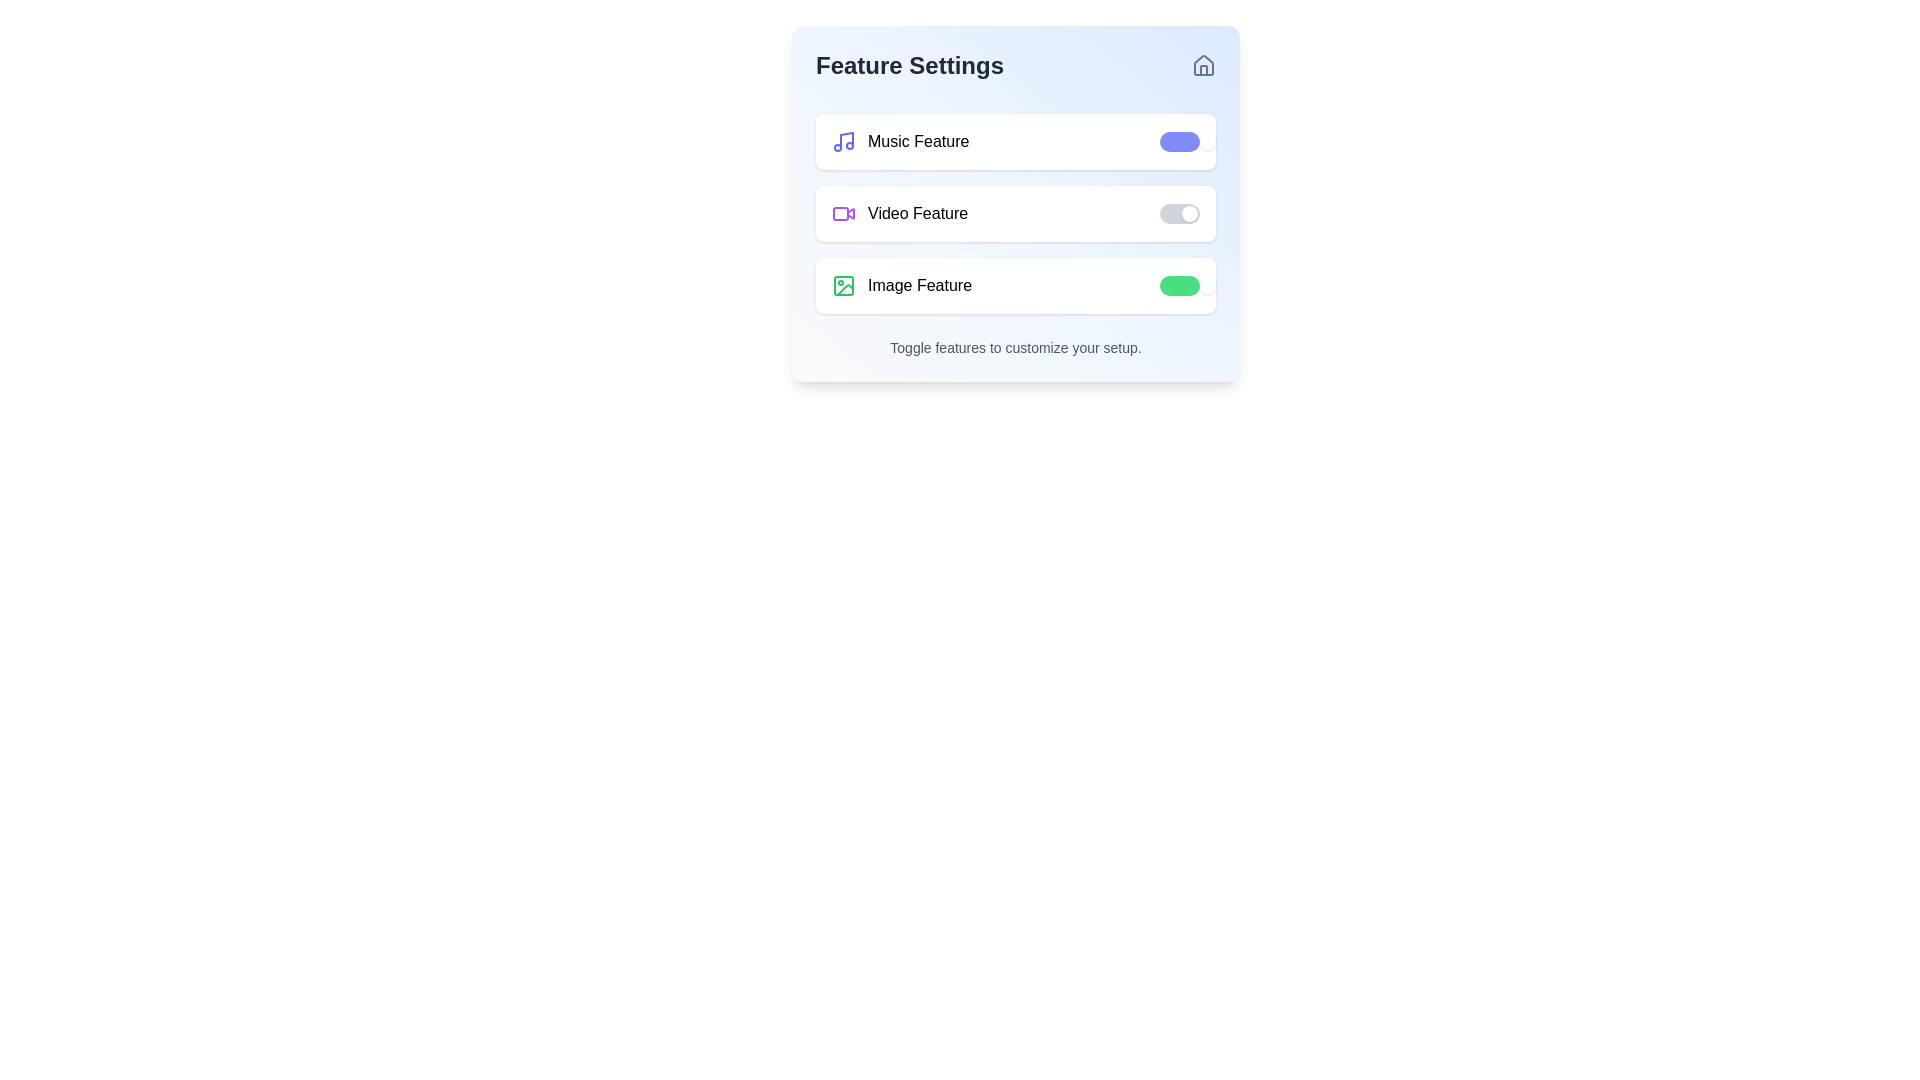  What do you see at coordinates (917, 213) in the screenshot?
I see `the 'Video Feature' label, which is styled with a medium-weight font and is positioned between the 'Music Feature' and 'Image Feature' labels` at bounding box center [917, 213].